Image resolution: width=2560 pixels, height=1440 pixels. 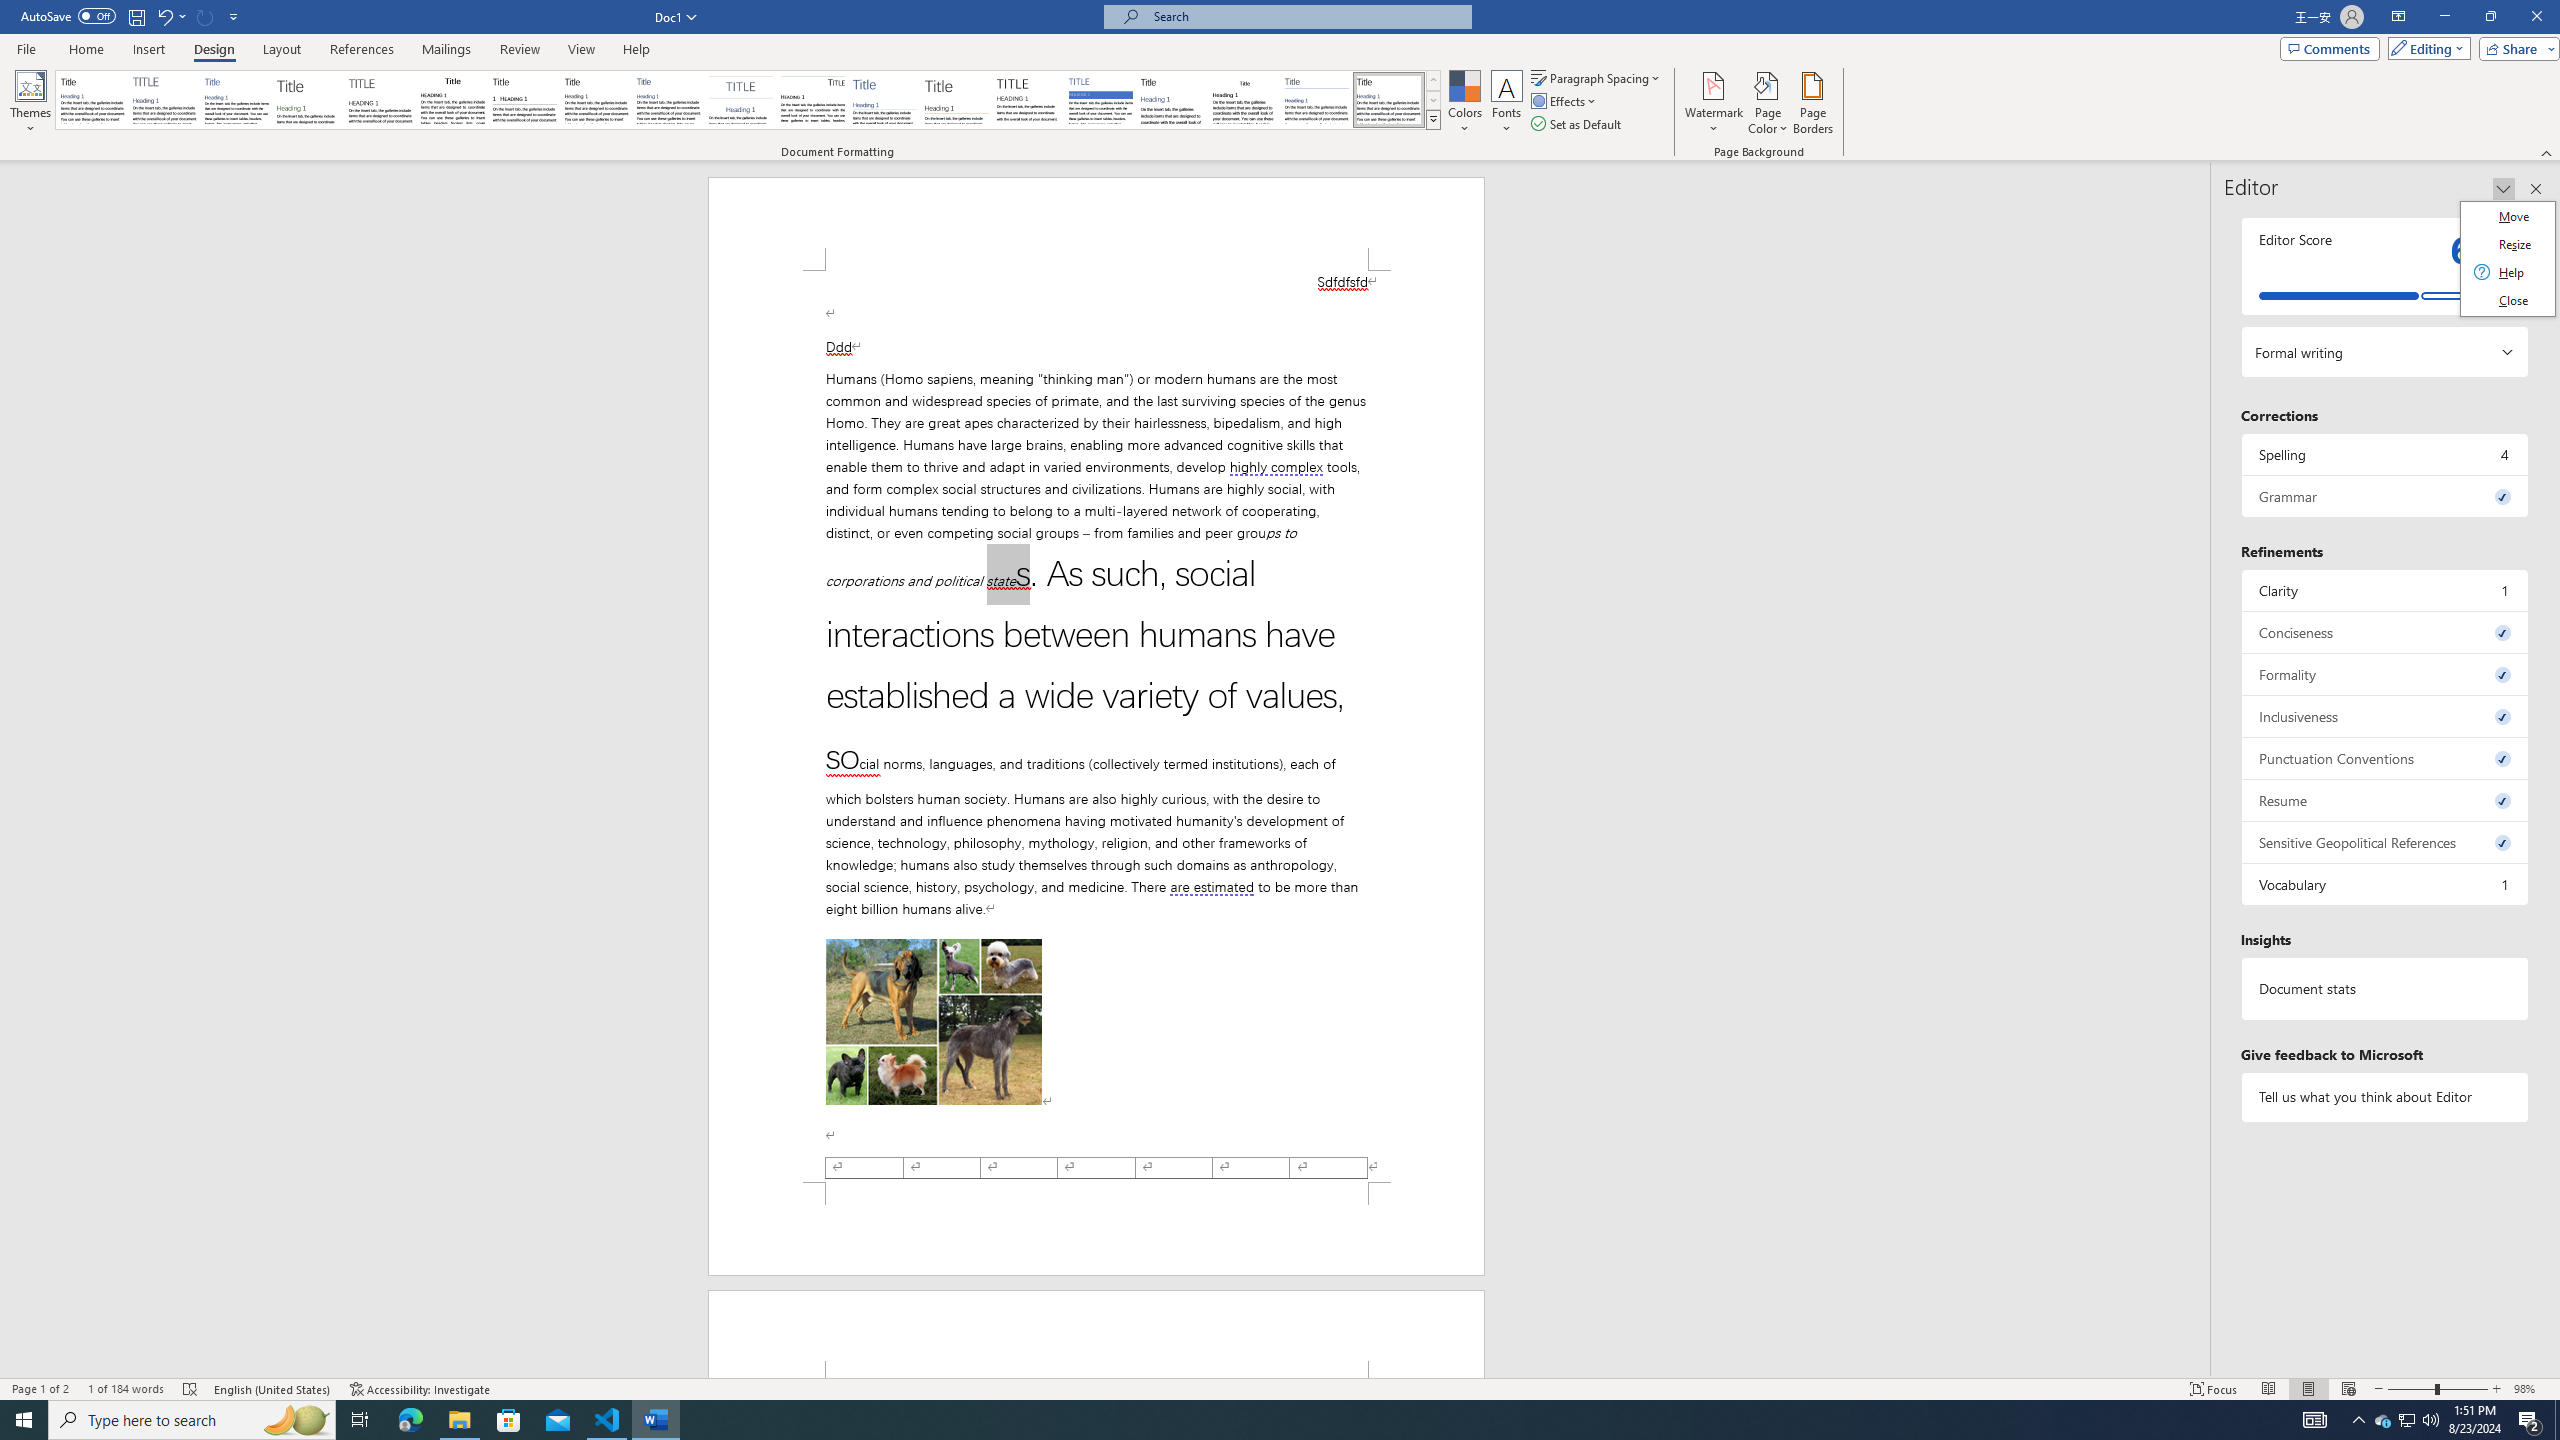 I want to click on 'Document statistics', so click(x=2384, y=988).